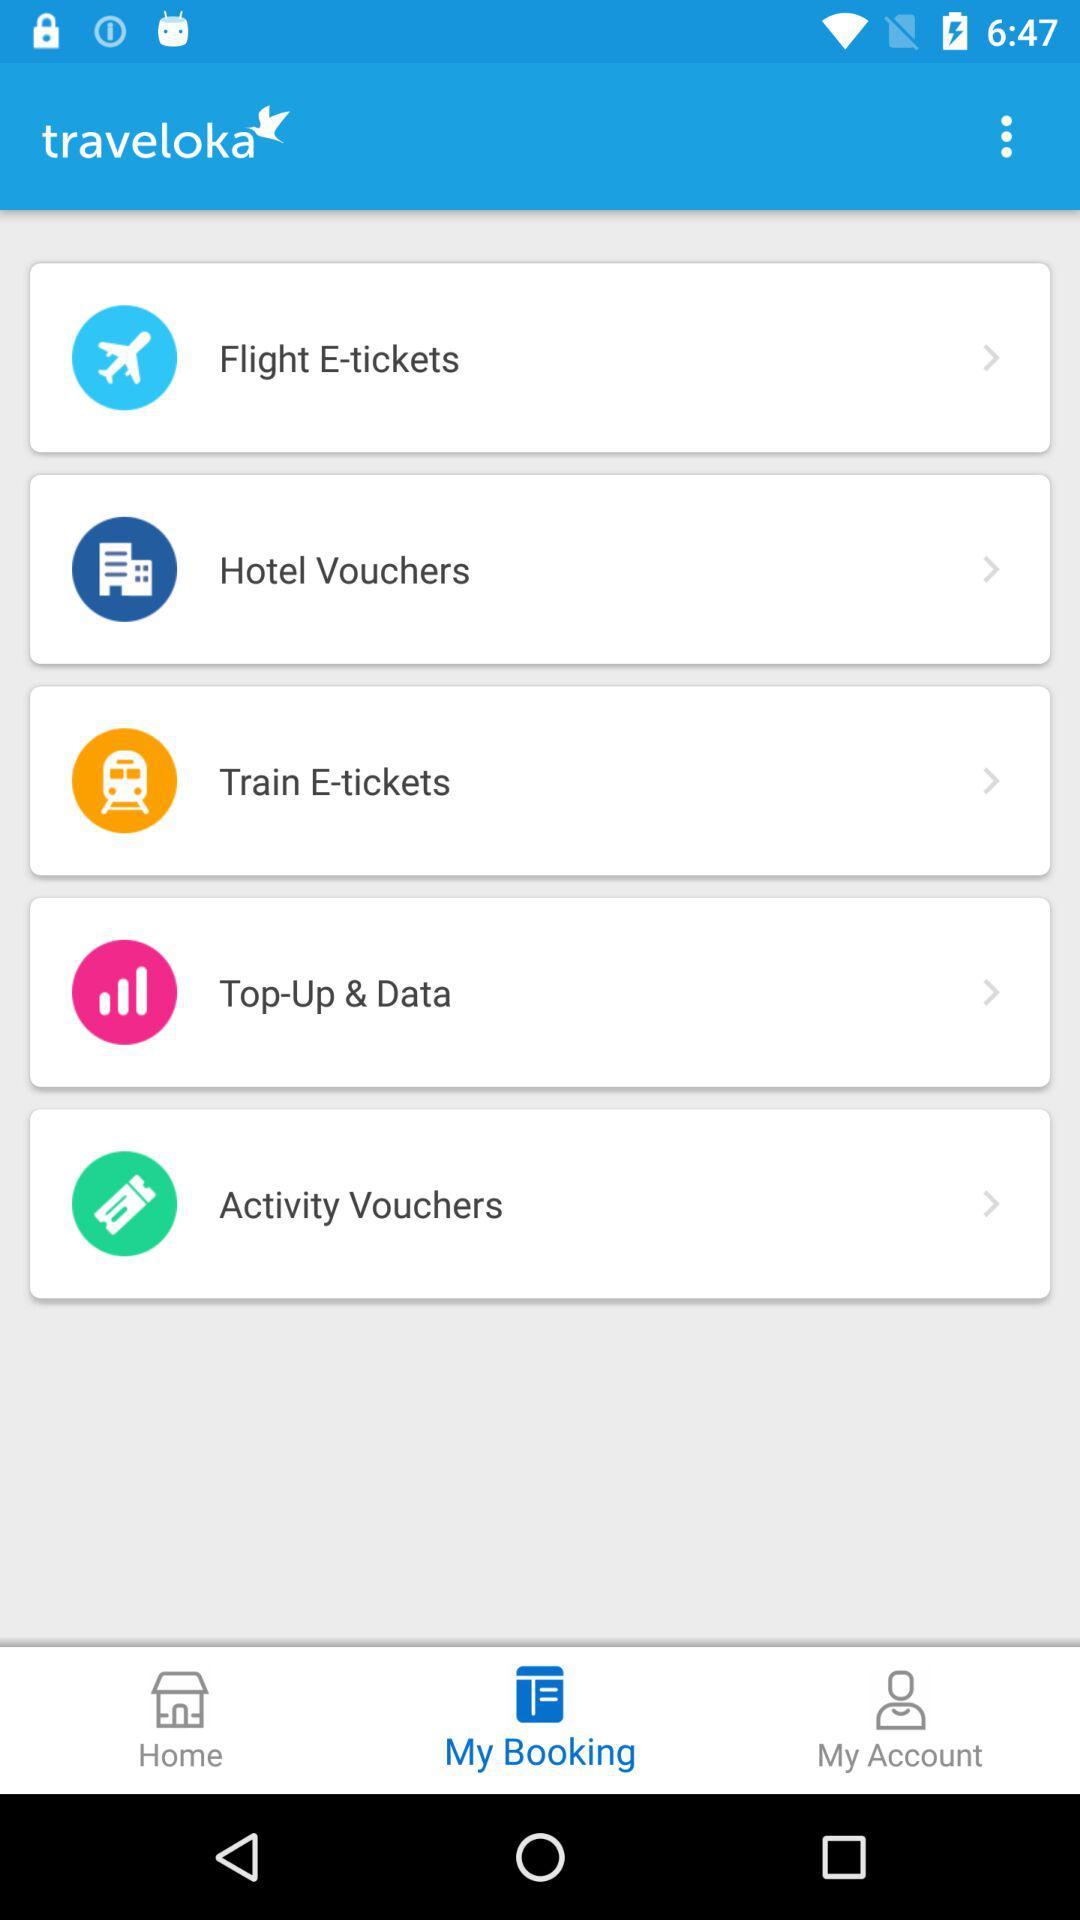 The image size is (1080, 1920). Describe the element at coordinates (1006, 135) in the screenshot. I see `clique para abri o menu` at that location.